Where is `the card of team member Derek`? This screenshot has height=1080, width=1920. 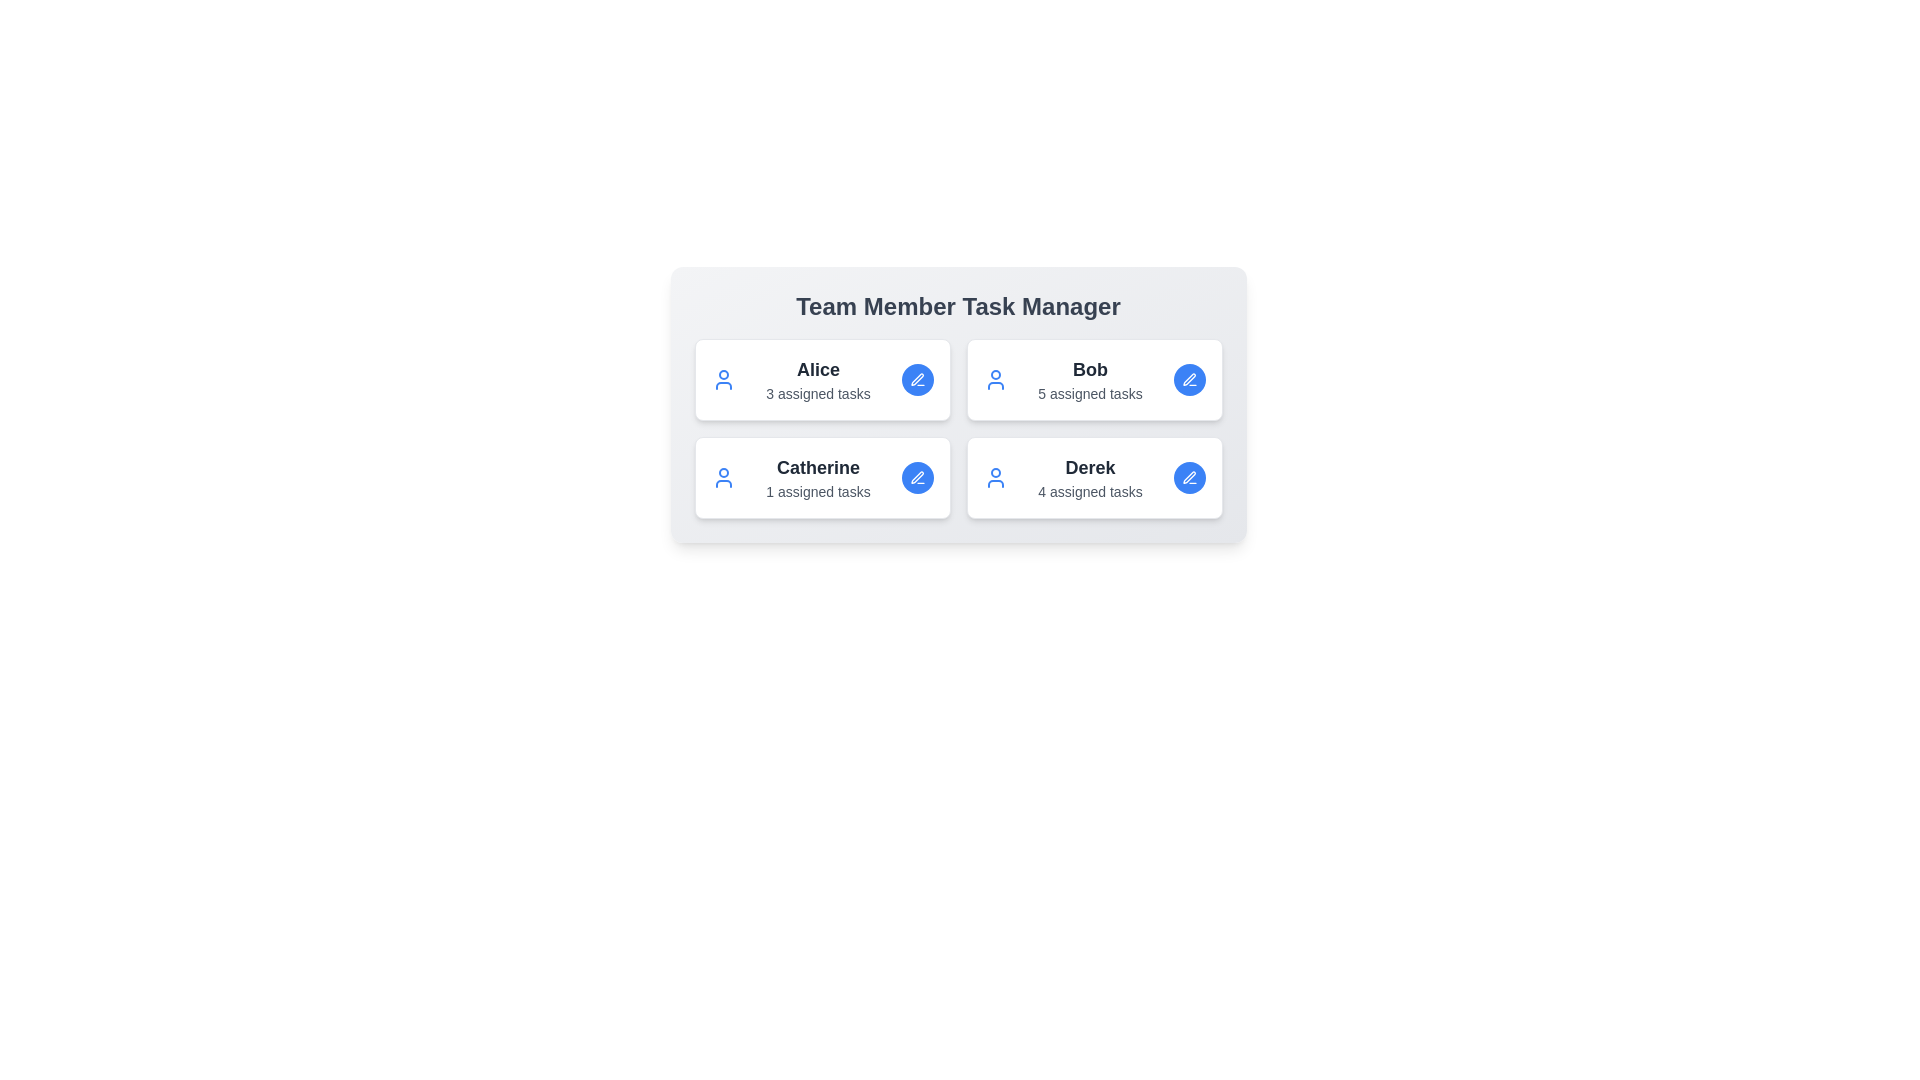
the card of team member Derek is located at coordinates (1093, 478).